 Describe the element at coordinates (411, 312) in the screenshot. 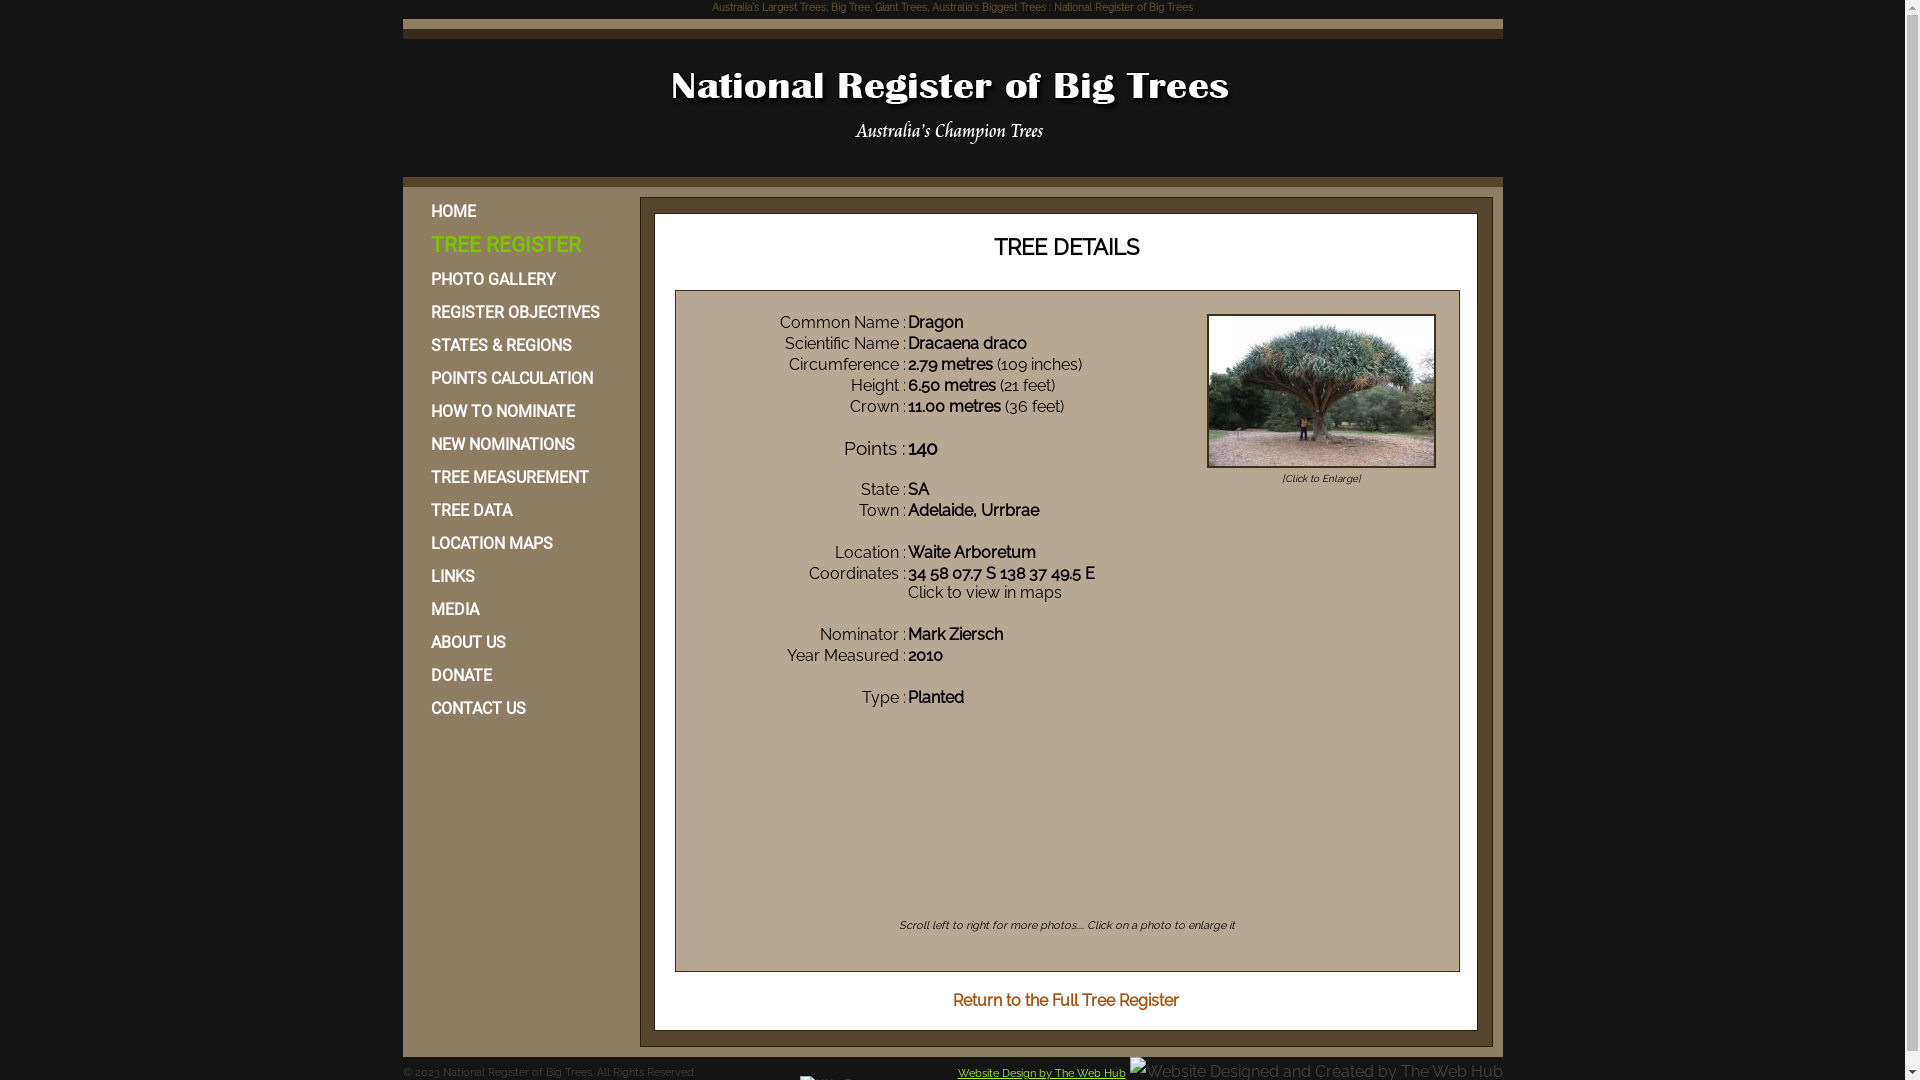

I see `'REGISTER OBJECTIVES'` at that location.